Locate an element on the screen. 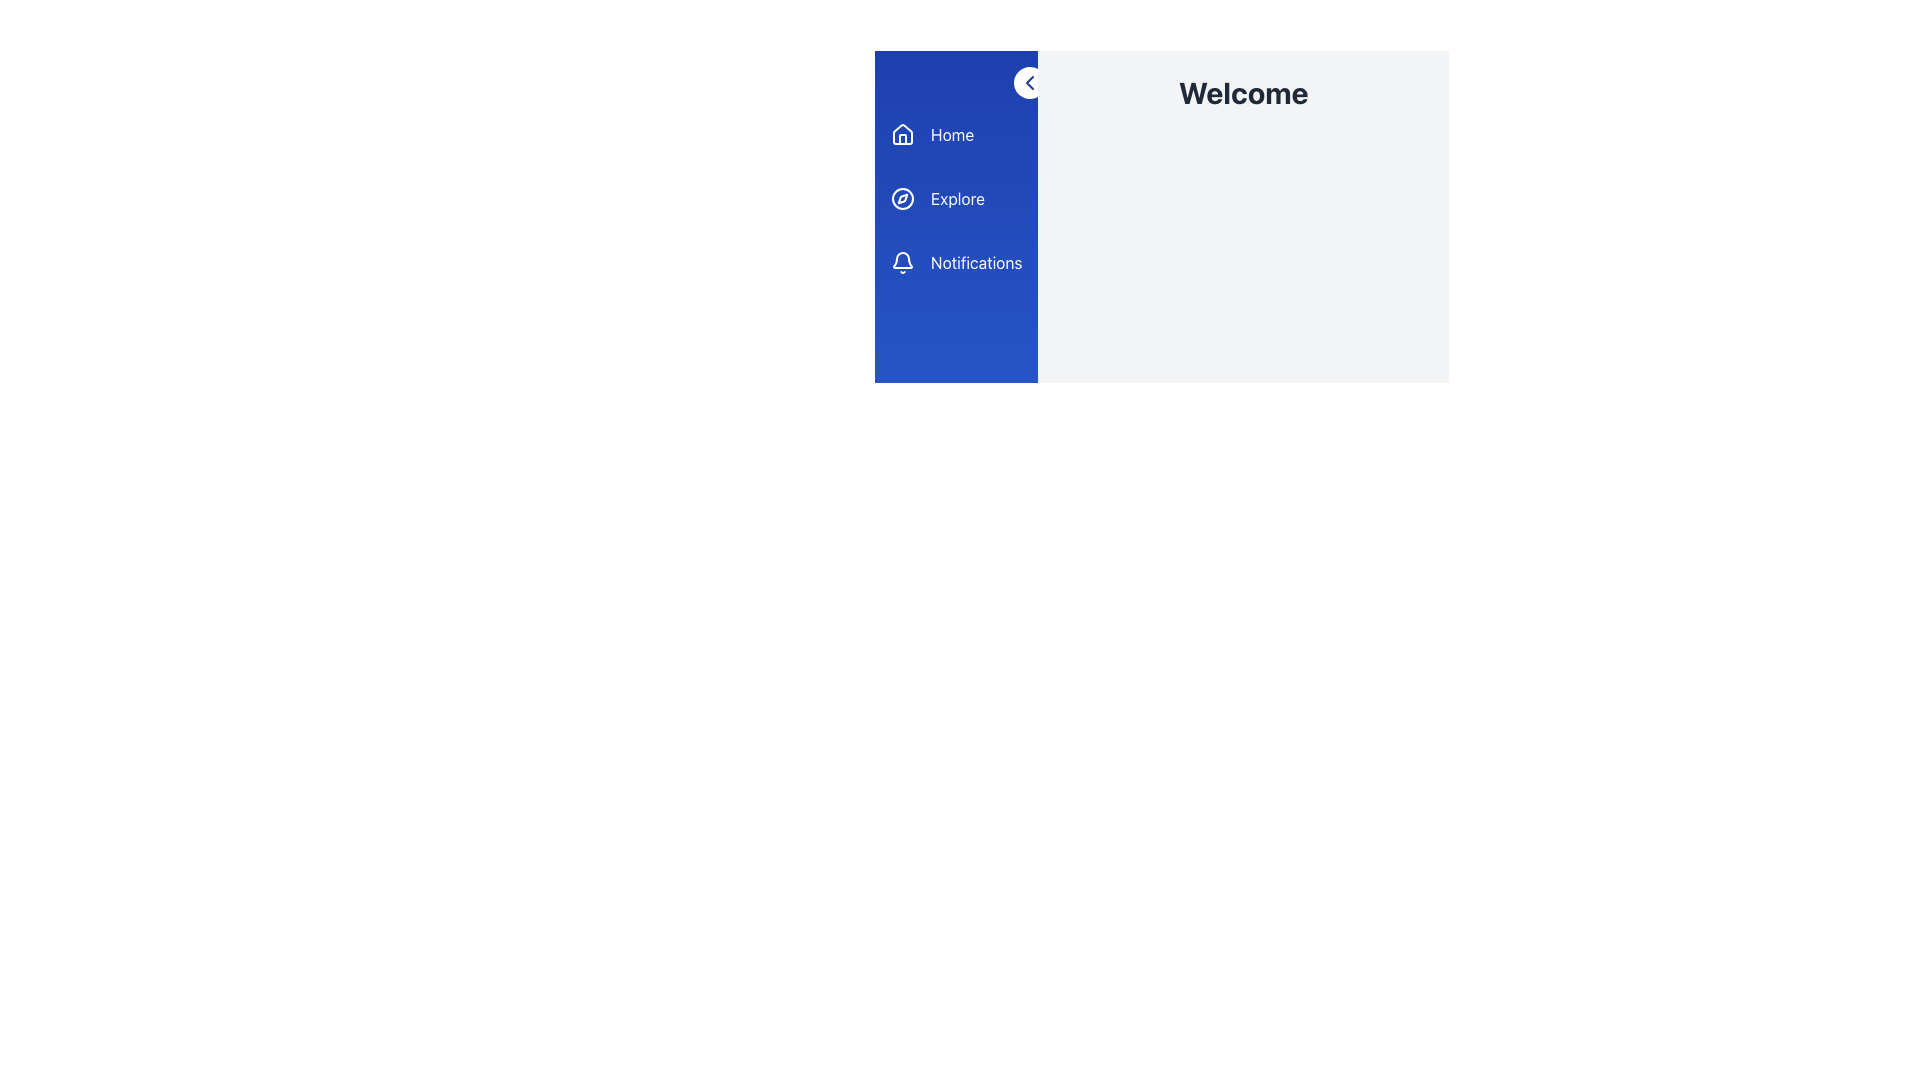 The height and width of the screenshot is (1080, 1920). the 'Notifications' button, which is the third button in the vertical navigation sidebar, featuring a bell icon and white text on a blue background is located at coordinates (955, 261).